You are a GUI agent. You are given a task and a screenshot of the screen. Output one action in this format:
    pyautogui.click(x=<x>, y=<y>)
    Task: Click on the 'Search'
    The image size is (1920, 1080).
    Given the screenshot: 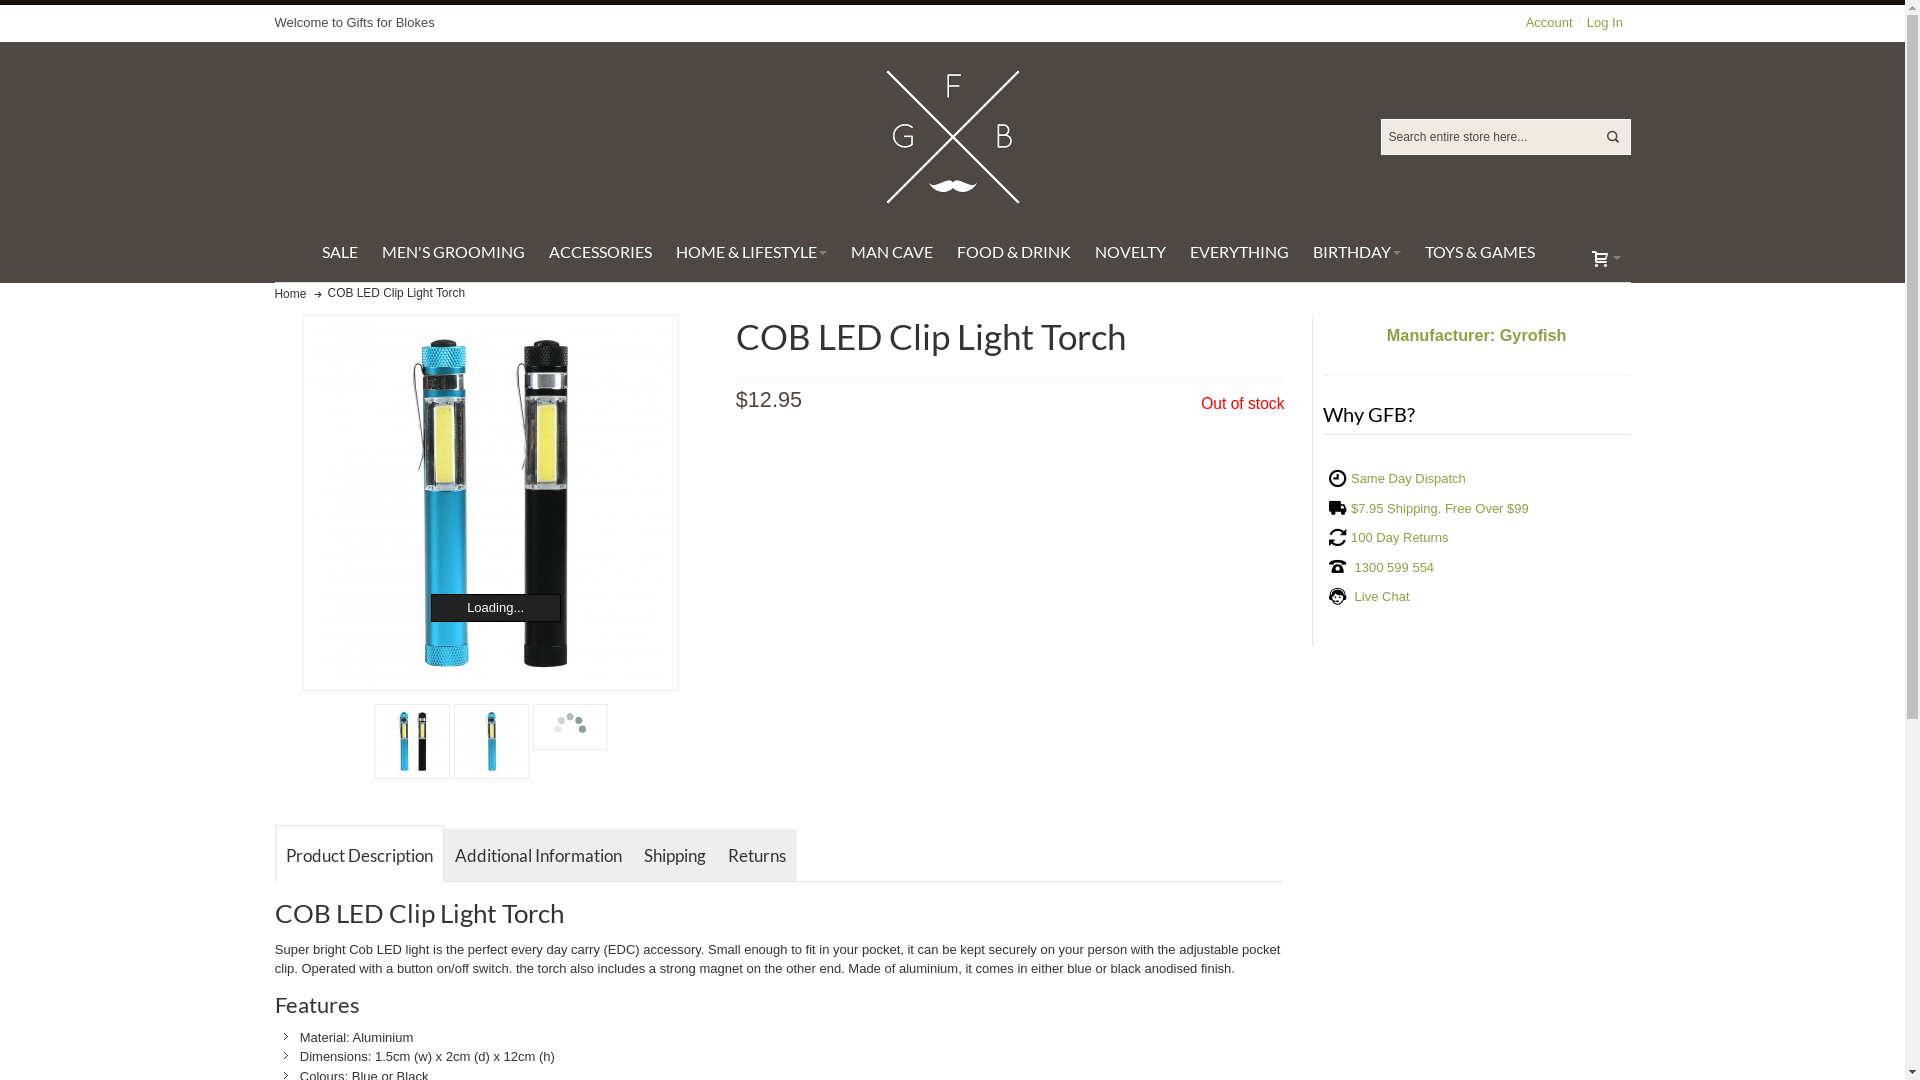 What is the action you would take?
    pyautogui.click(x=1612, y=136)
    